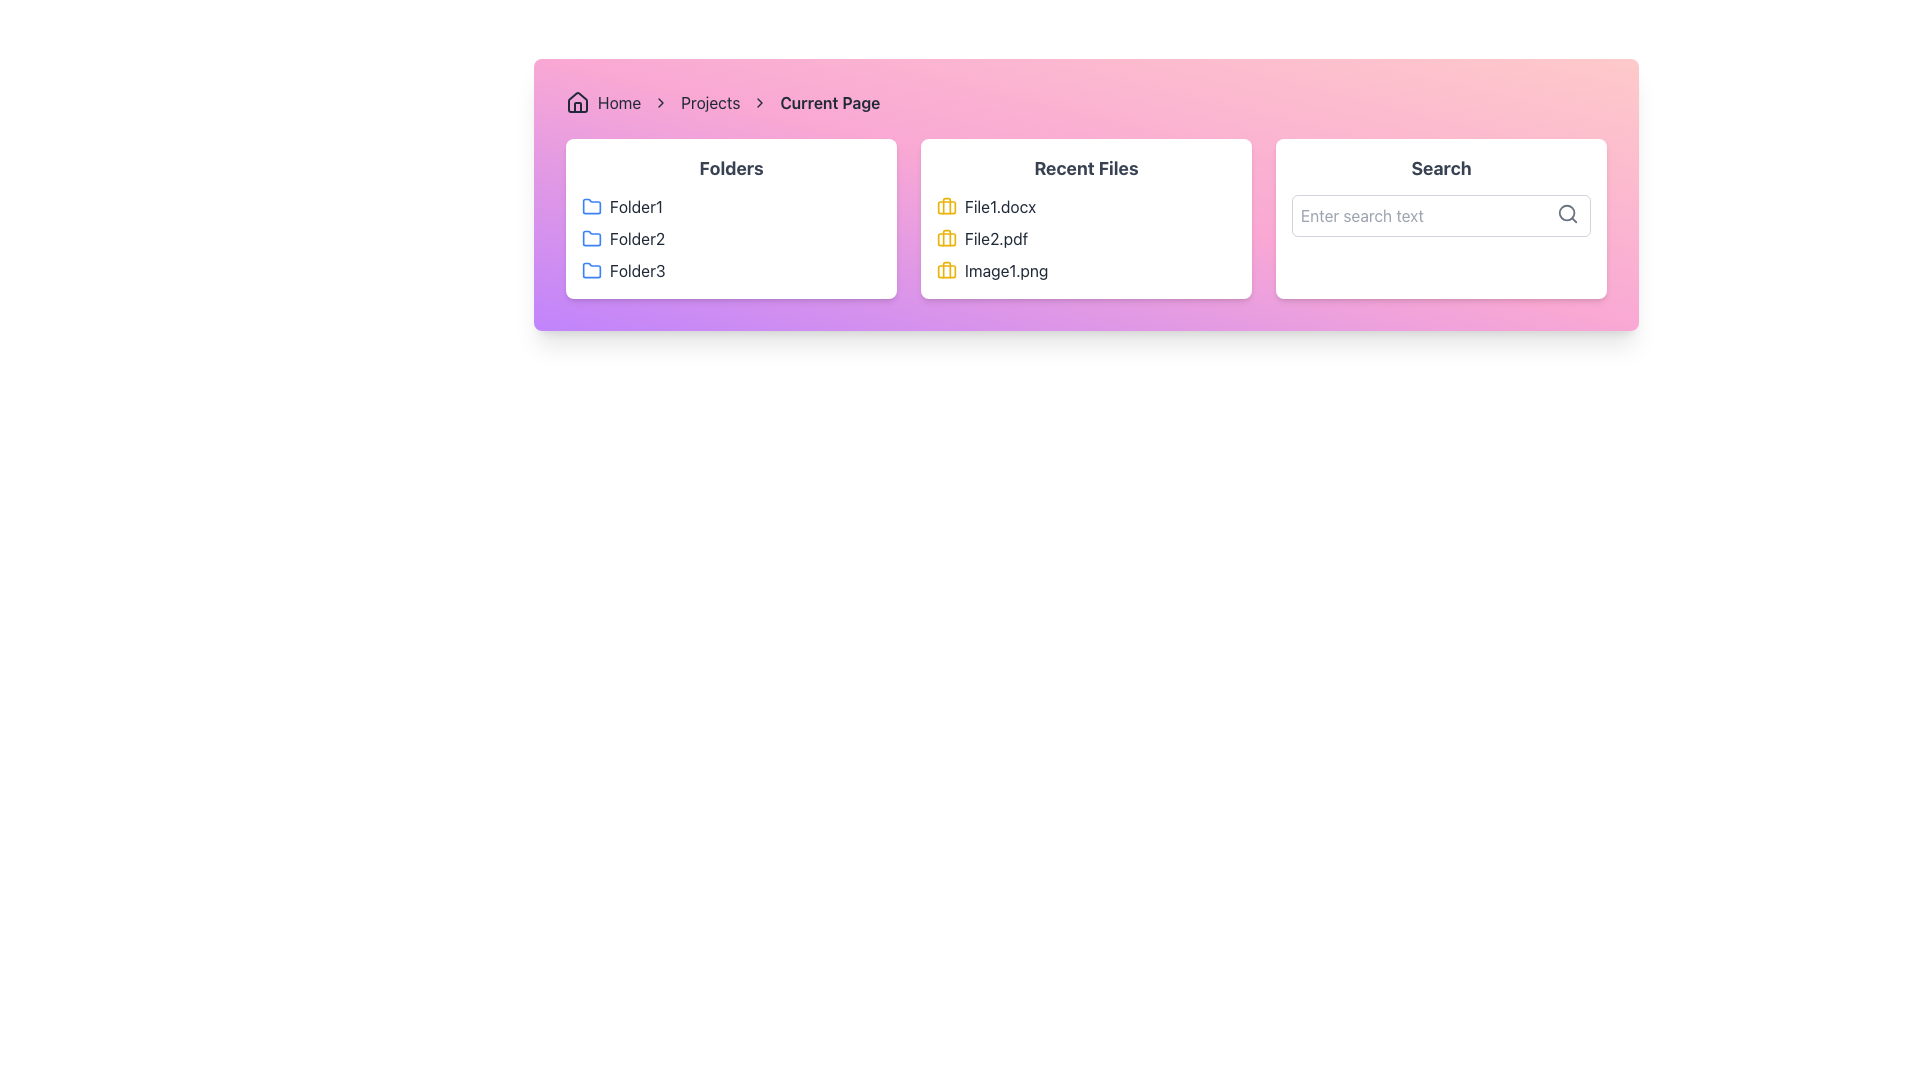 The image size is (1920, 1080). I want to click on the yellow briefcase icon located to the left of the text 'File1.docx' in the 'Recent Files' section, so click(945, 207).